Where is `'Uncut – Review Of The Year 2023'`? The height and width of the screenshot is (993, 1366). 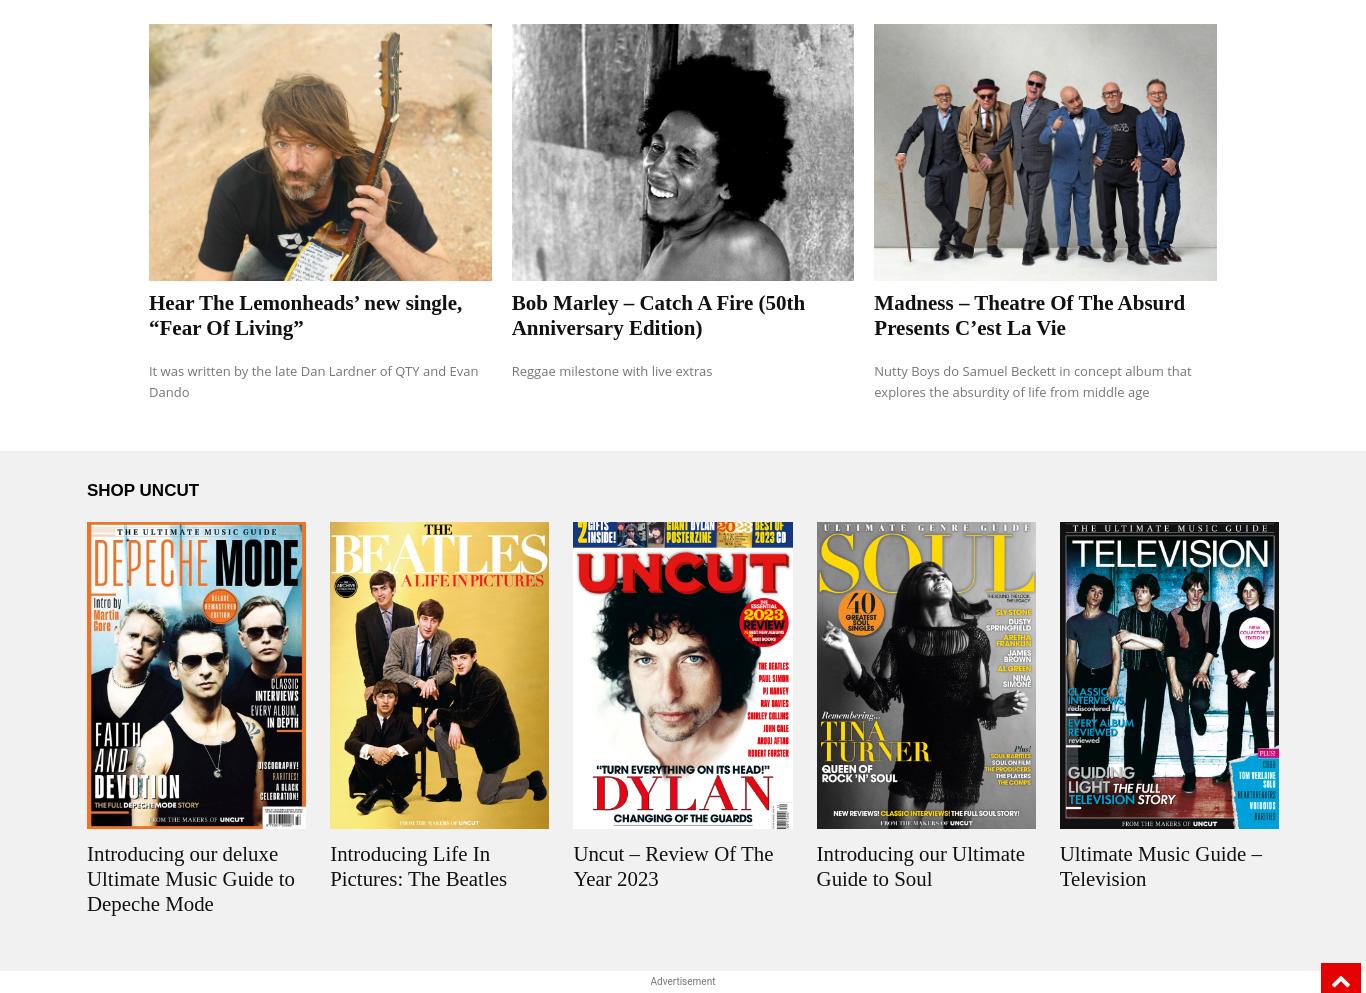
'Uncut – Review Of The Year 2023' is located at coordinates (672, 865).